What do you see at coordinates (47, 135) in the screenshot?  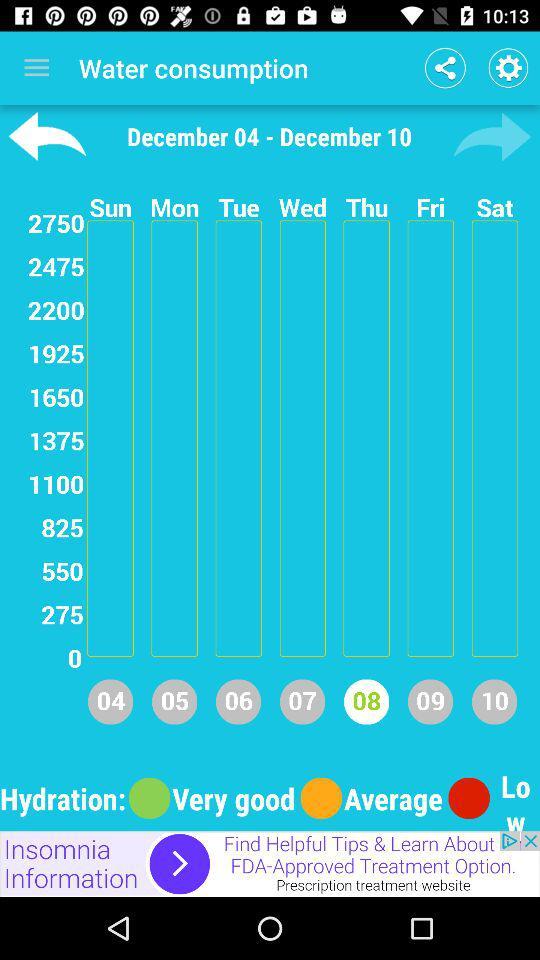 I see `the reply icon` at bounding box center [47, 135].